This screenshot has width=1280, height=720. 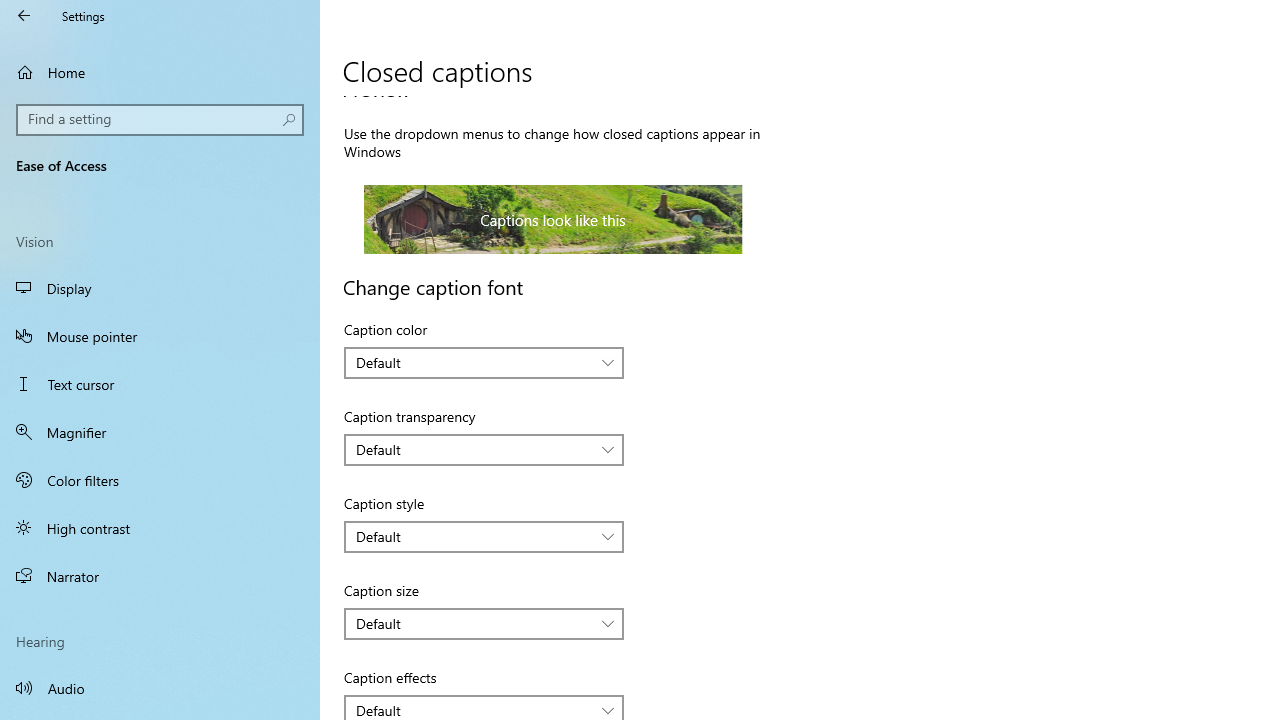 What do you see at coordinates (484, 536) in the screenshot?
I see `'Caption style'` at bounding box center [484, 536].